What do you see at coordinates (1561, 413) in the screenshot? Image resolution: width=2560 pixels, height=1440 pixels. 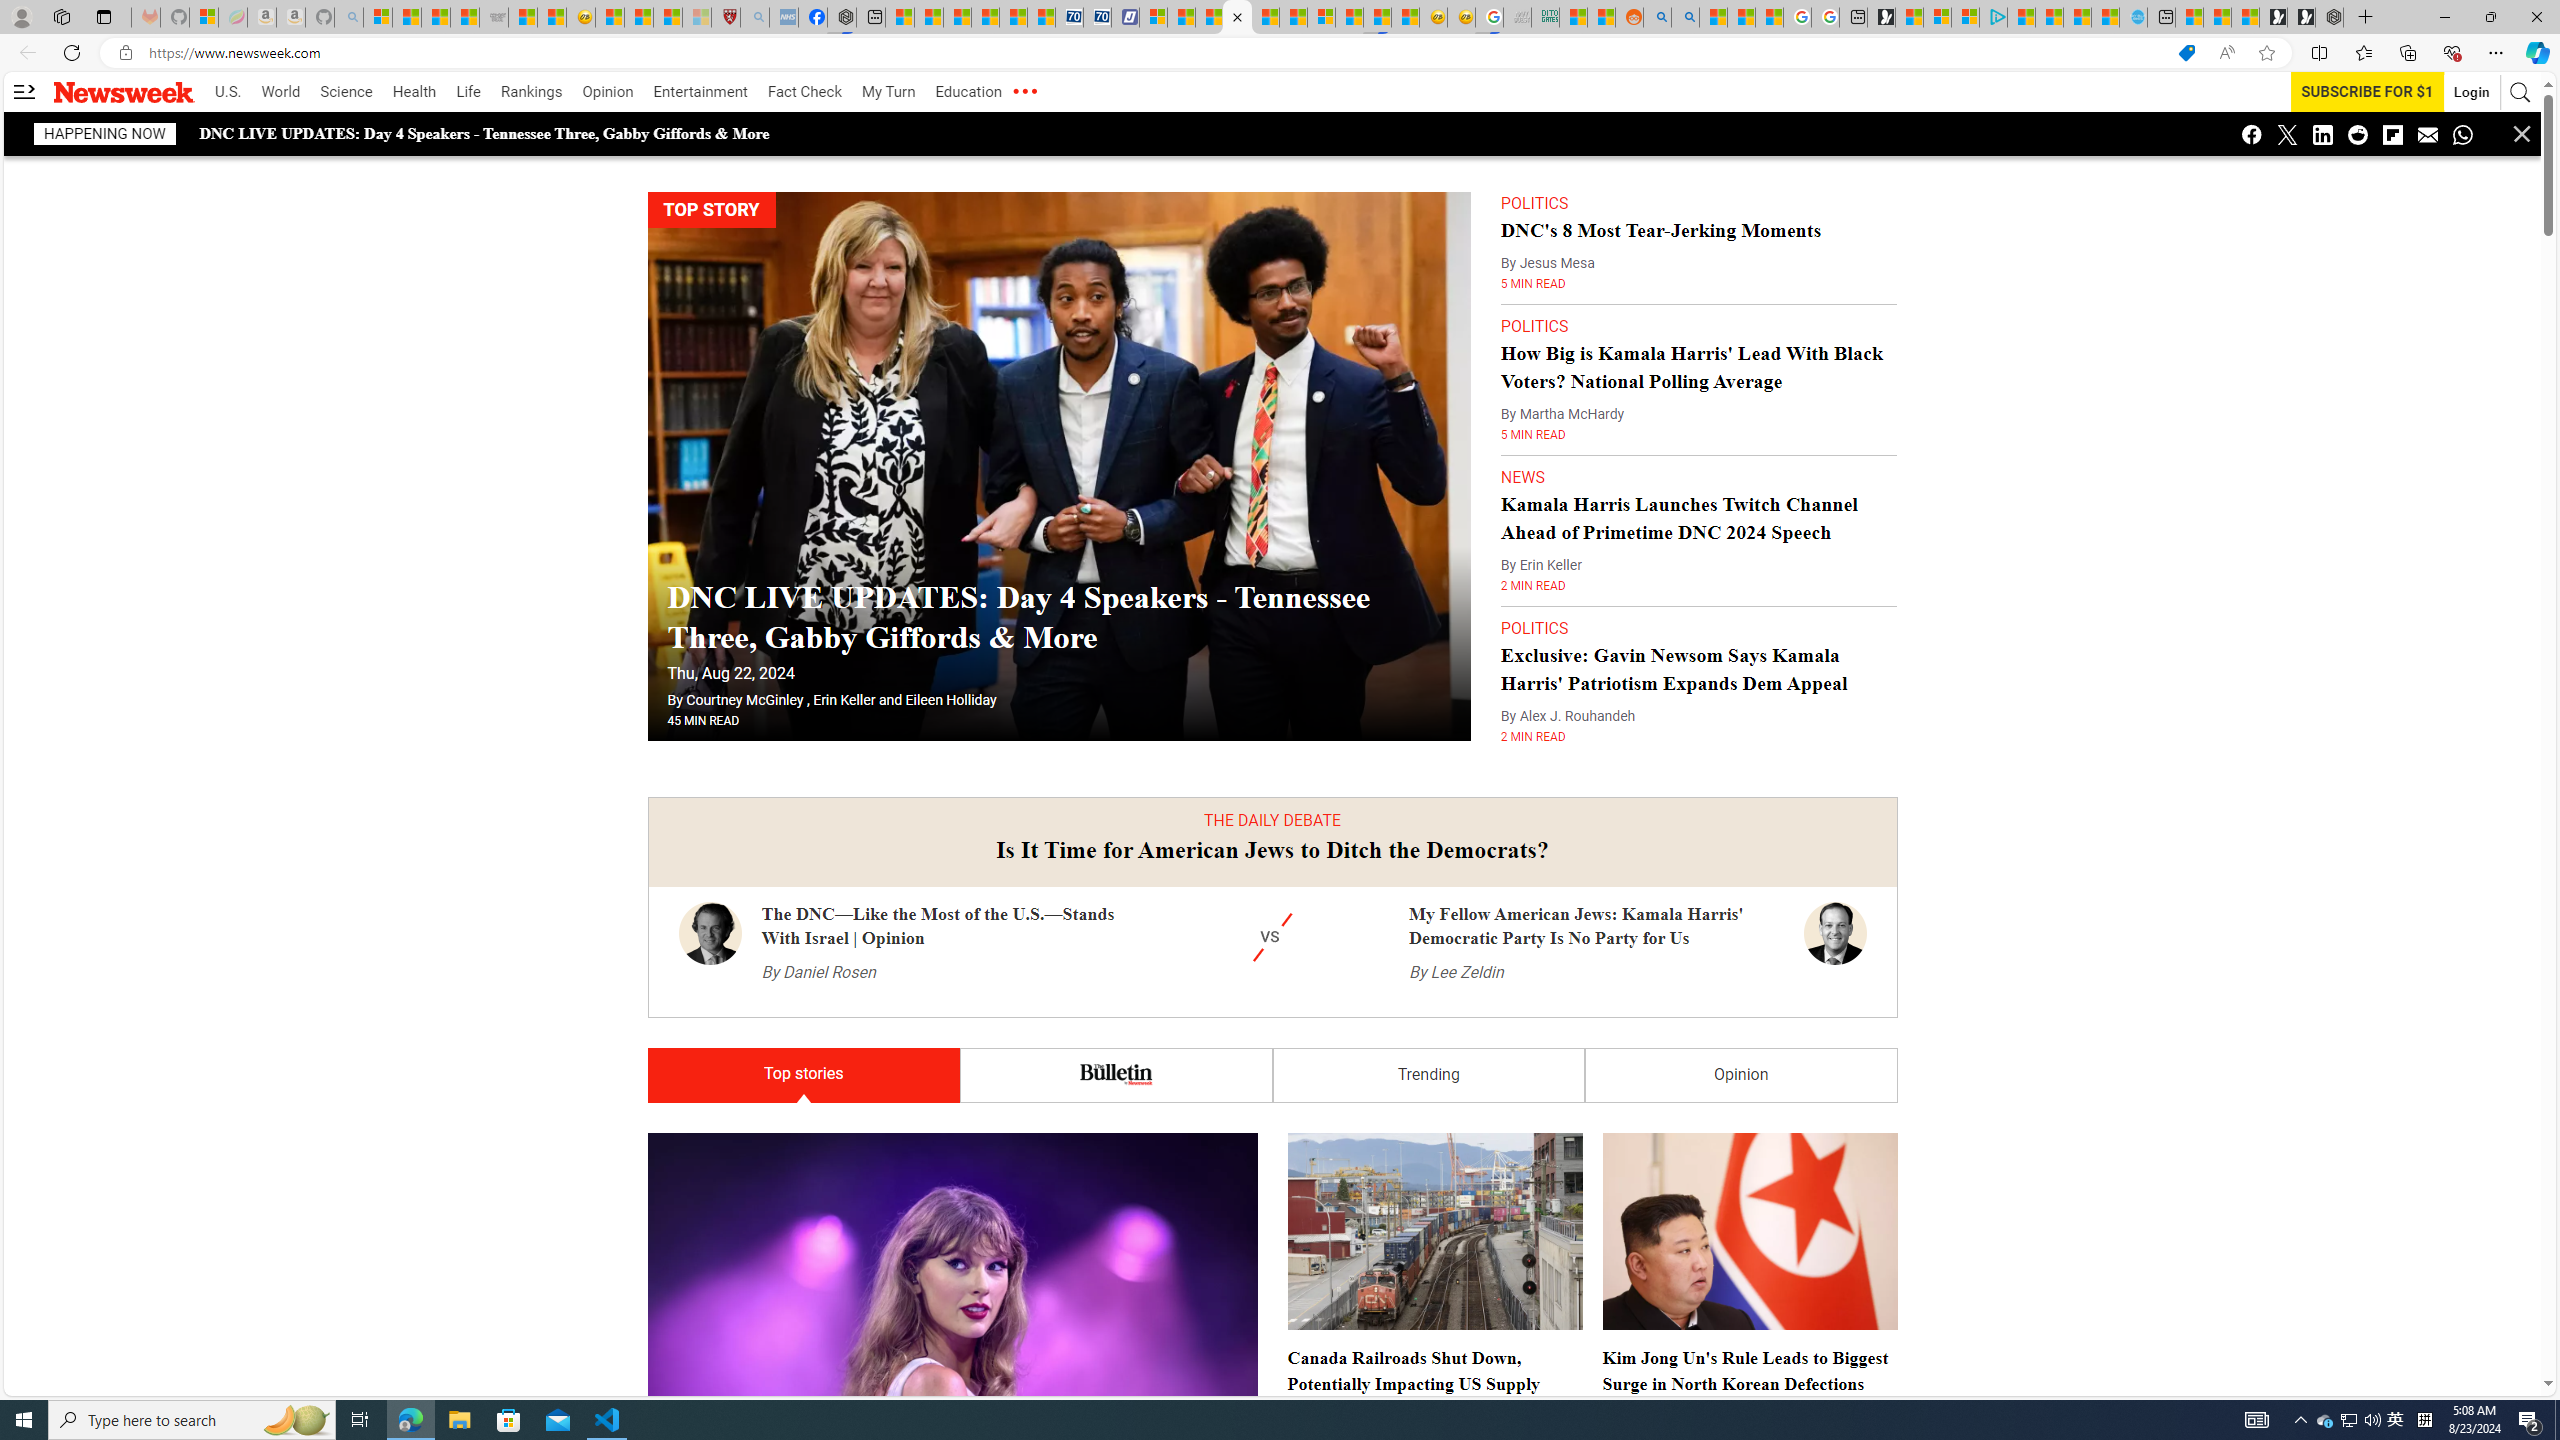 I see `'By Martha McHardy'` at bounding box center [1561, 413].